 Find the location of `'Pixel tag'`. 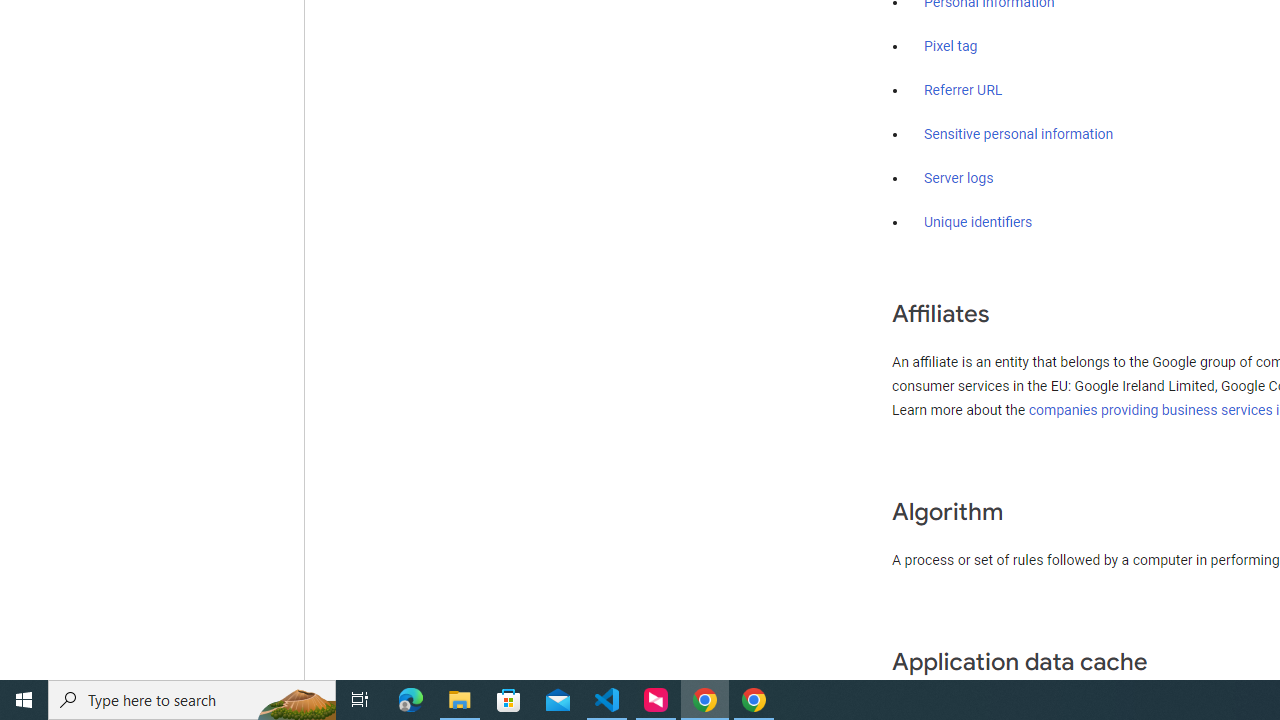

'Pixel tag' is located at coordinates (950, 46).